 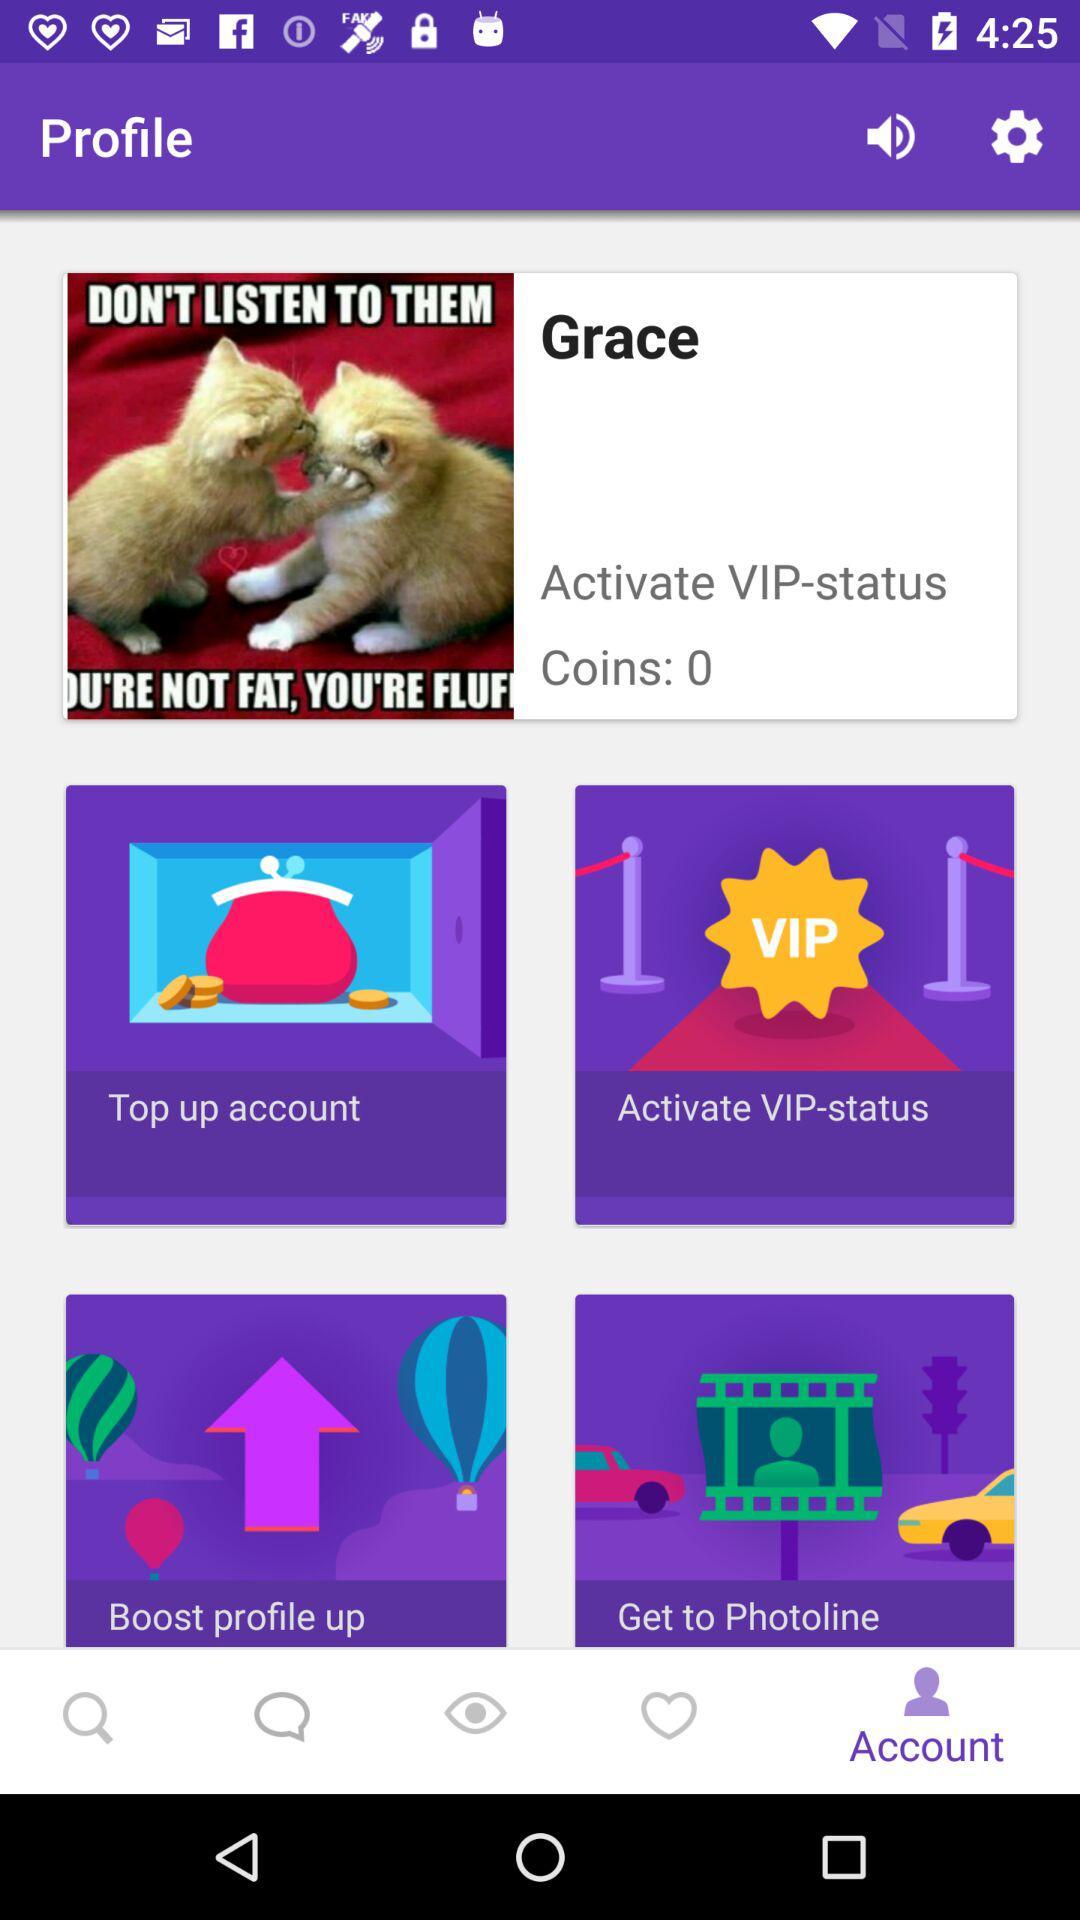 I want to click on the icon next to profile icon, so click(x=890, y=135).